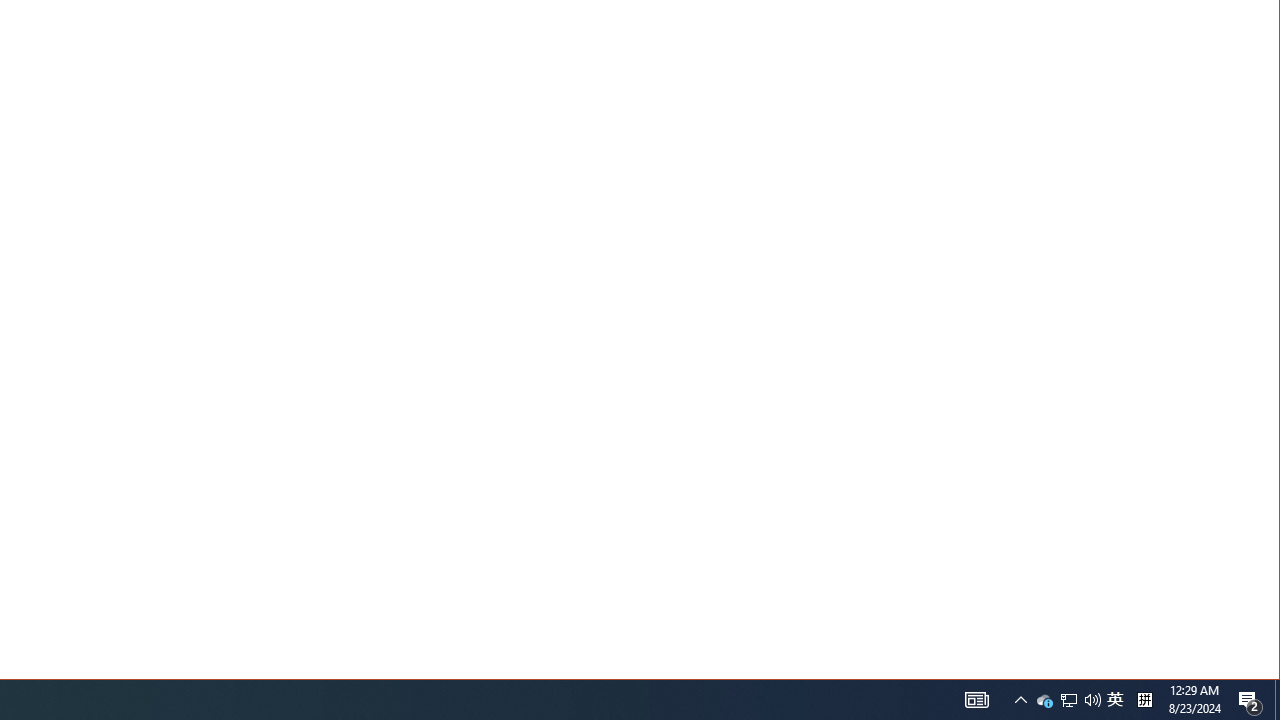 The width and height of the screenshot is (1280, 720). I want to click on 'Action Center, 2 new notifications', so click(1250, 698).